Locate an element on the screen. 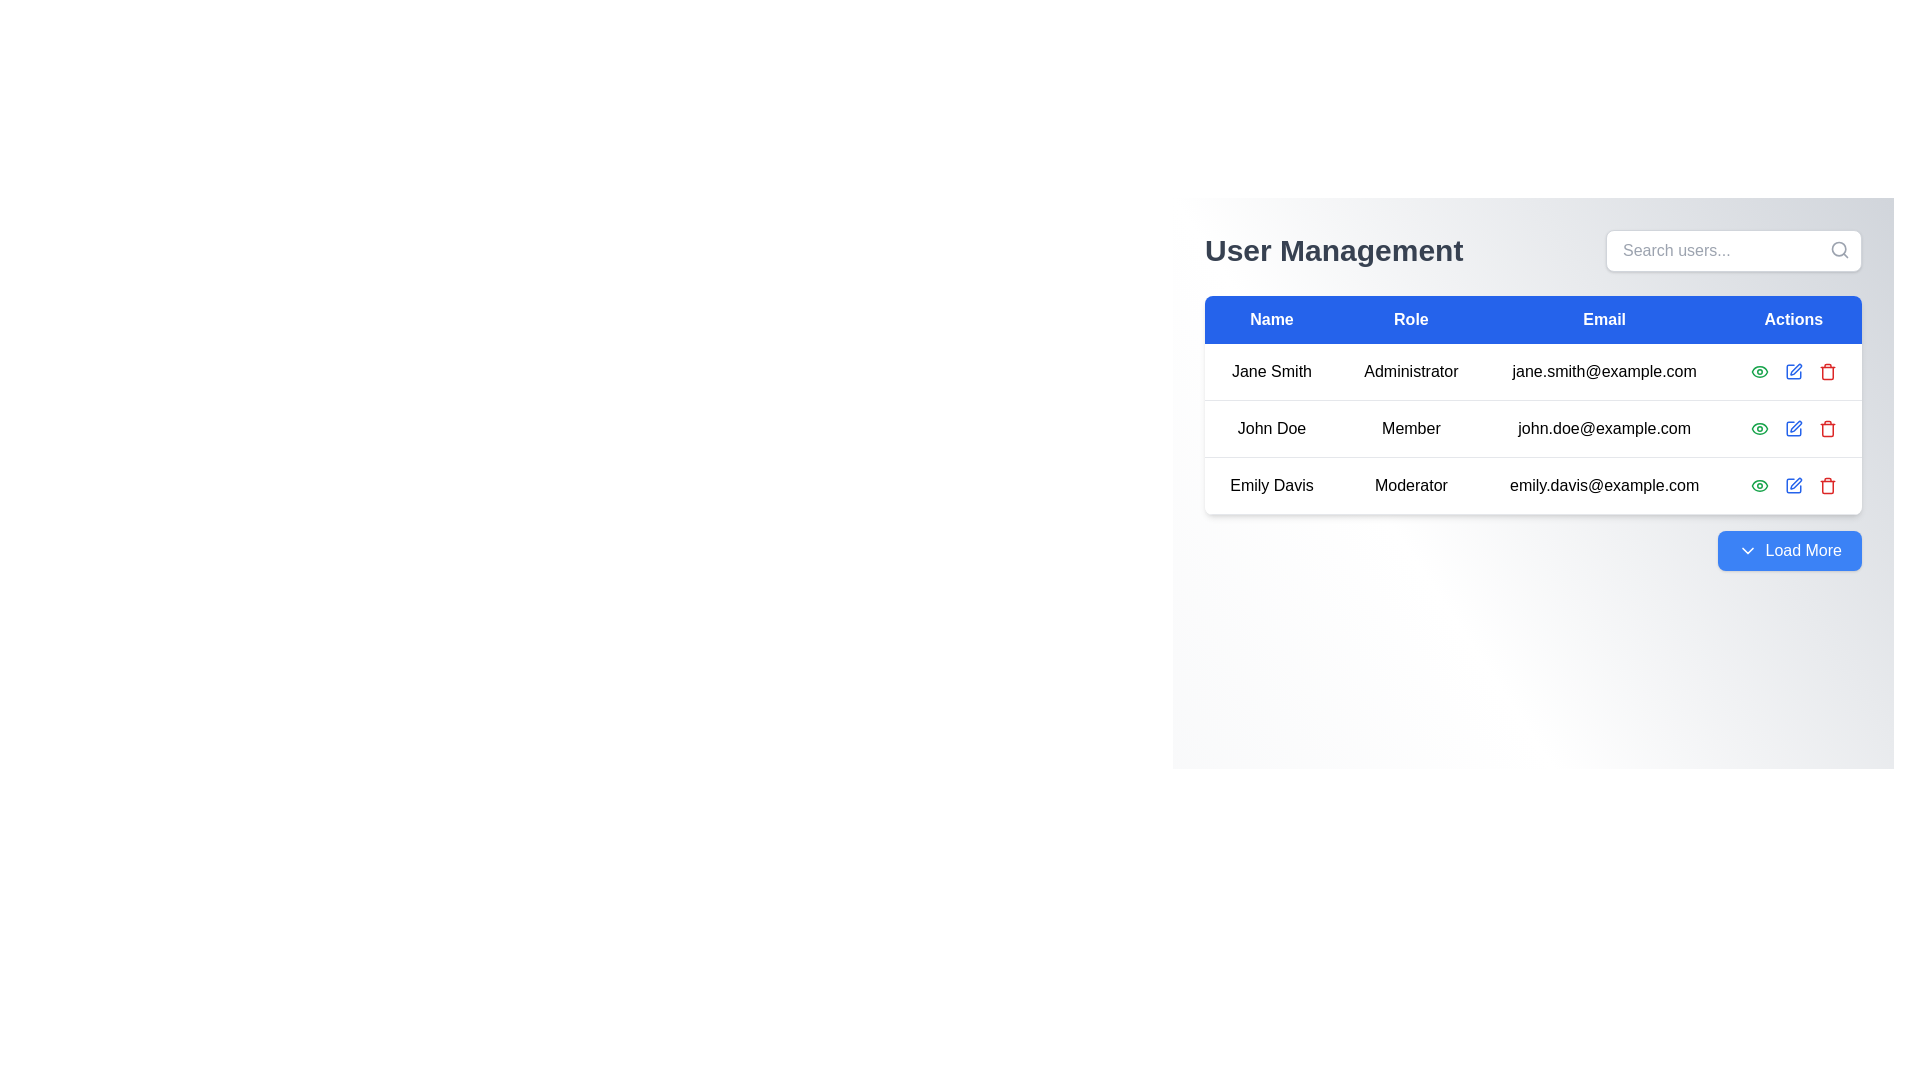 Image resolution: width=1920 pixels, height=1080 pixels. the rightmost 'Delete' button (icon-based) in the 'Actions' column of the user table to initiate the deletion of the corresponding user is located at coordinates (1827, 486).